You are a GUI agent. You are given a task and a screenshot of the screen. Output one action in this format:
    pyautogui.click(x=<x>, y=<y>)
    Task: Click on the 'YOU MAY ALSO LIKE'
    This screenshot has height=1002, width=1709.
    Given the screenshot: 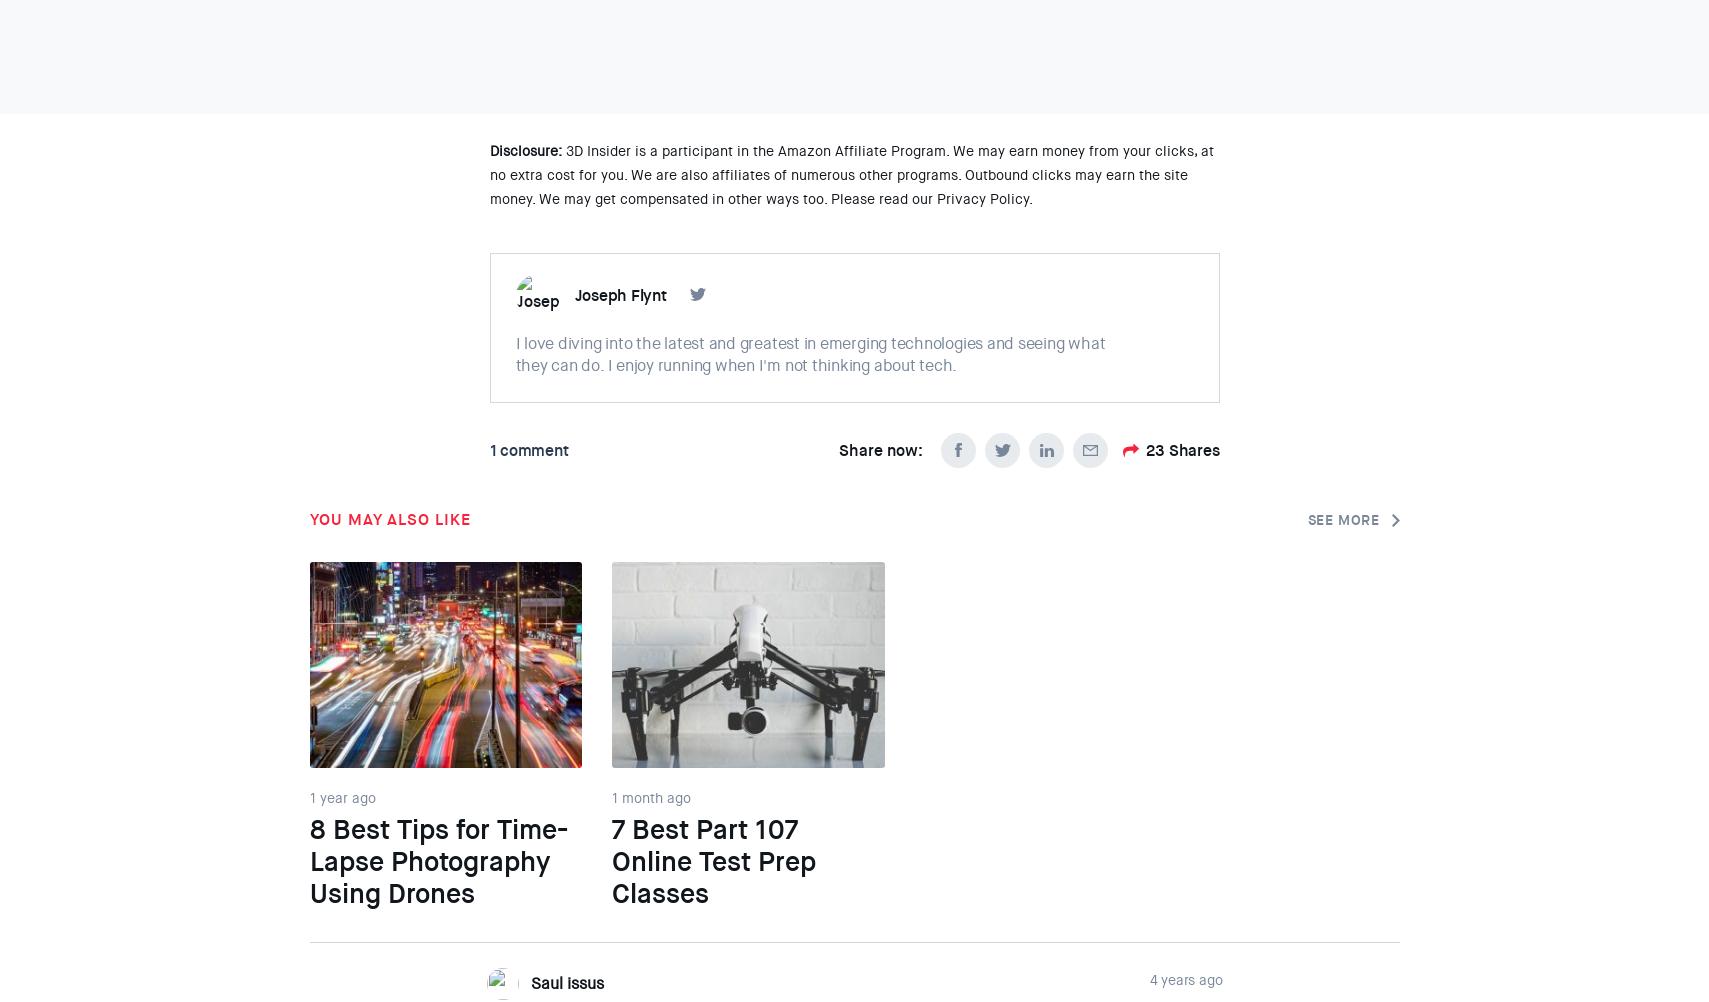 What is the action you would take?
    pyautogui.click(x=388, y=519)
    